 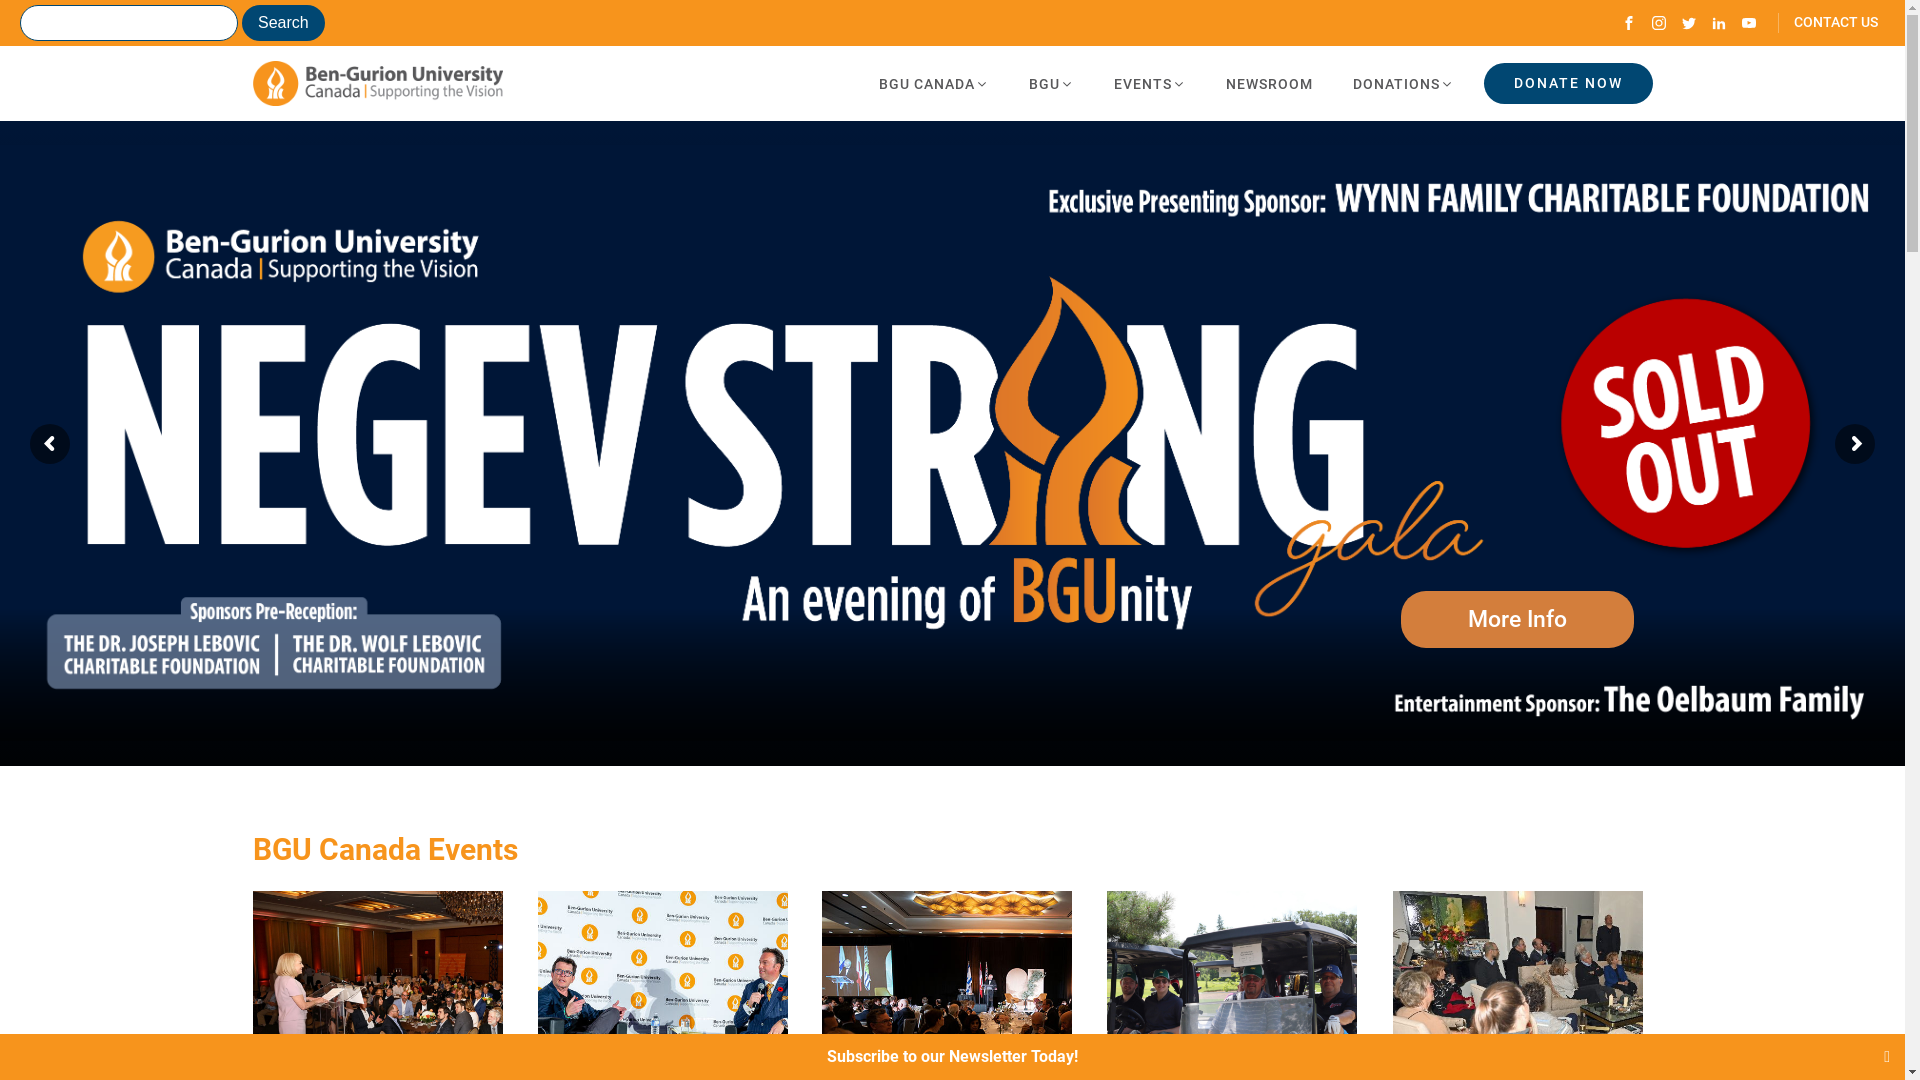 I want to click on 'EVENTS', so click(x=1150, y=83).